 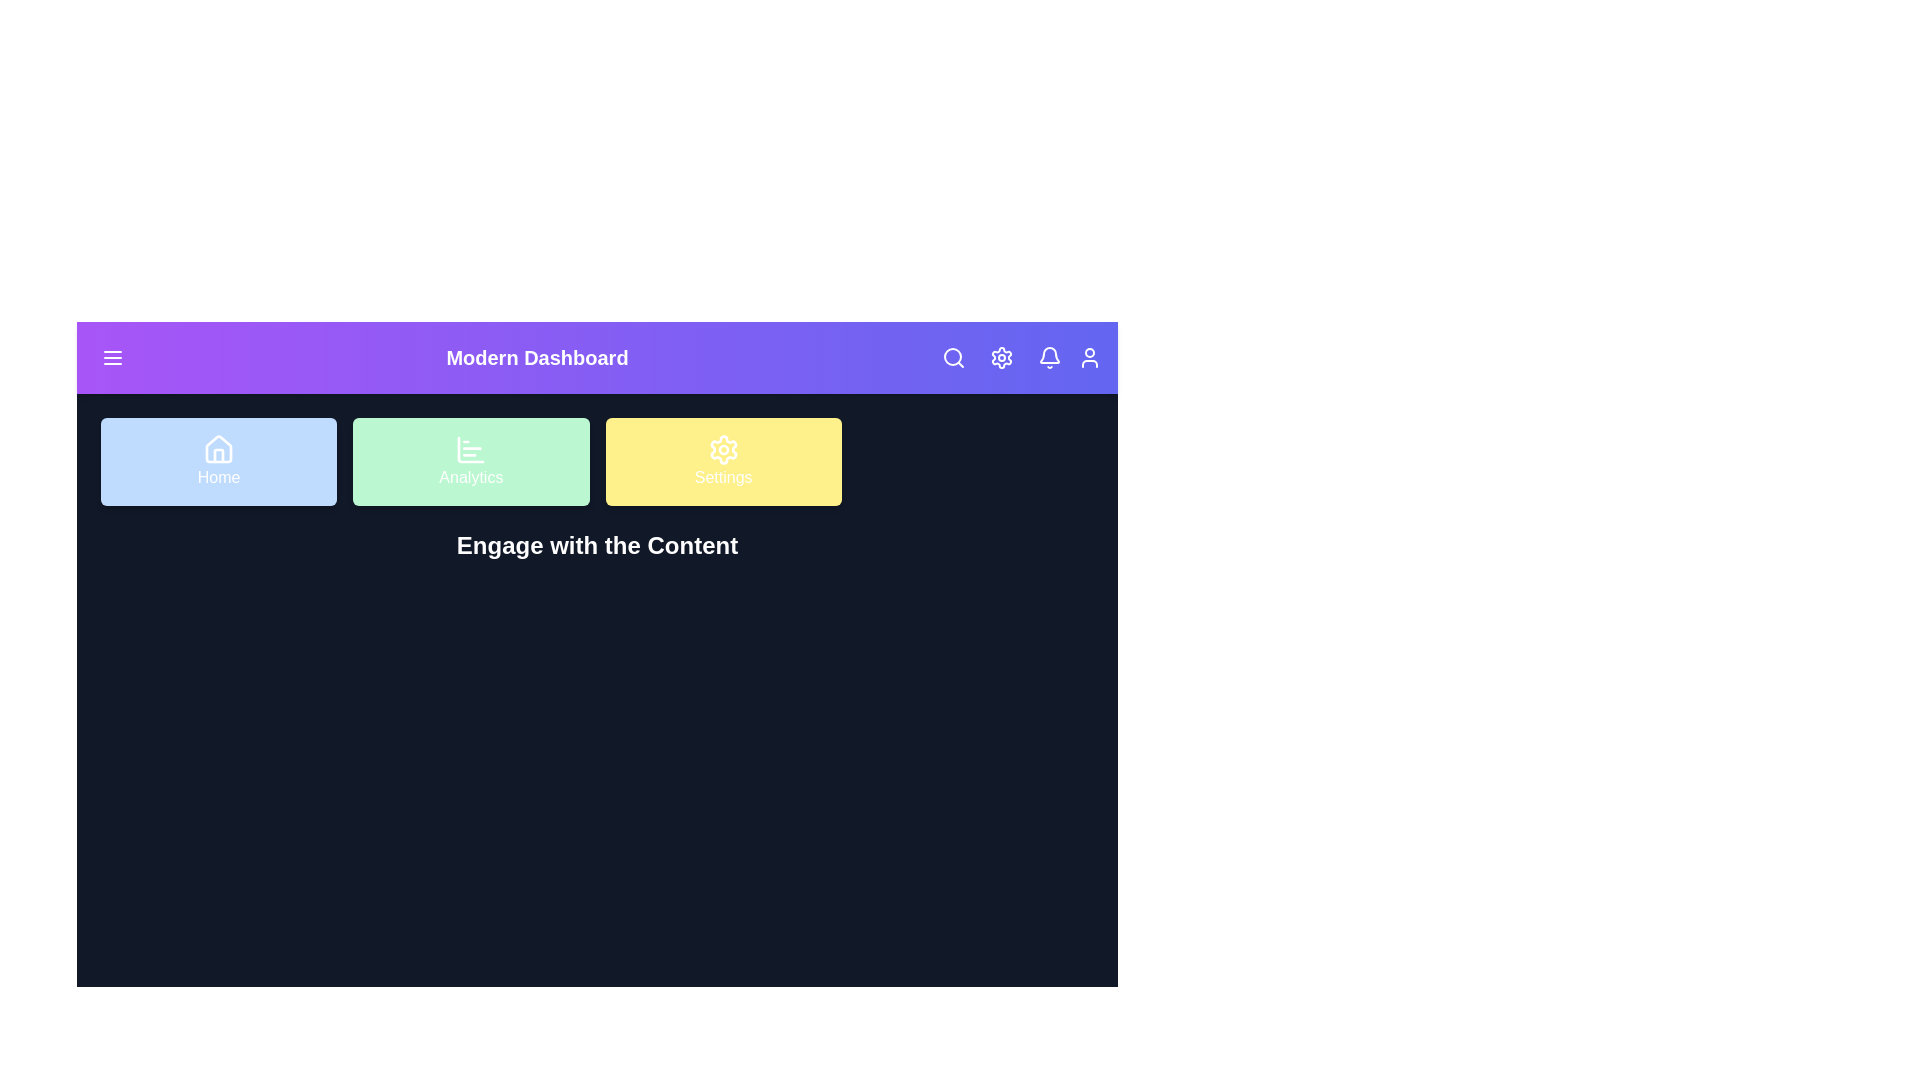 I want to click on the theme toggle button to switch the theme, so click(x=1002, y=357).